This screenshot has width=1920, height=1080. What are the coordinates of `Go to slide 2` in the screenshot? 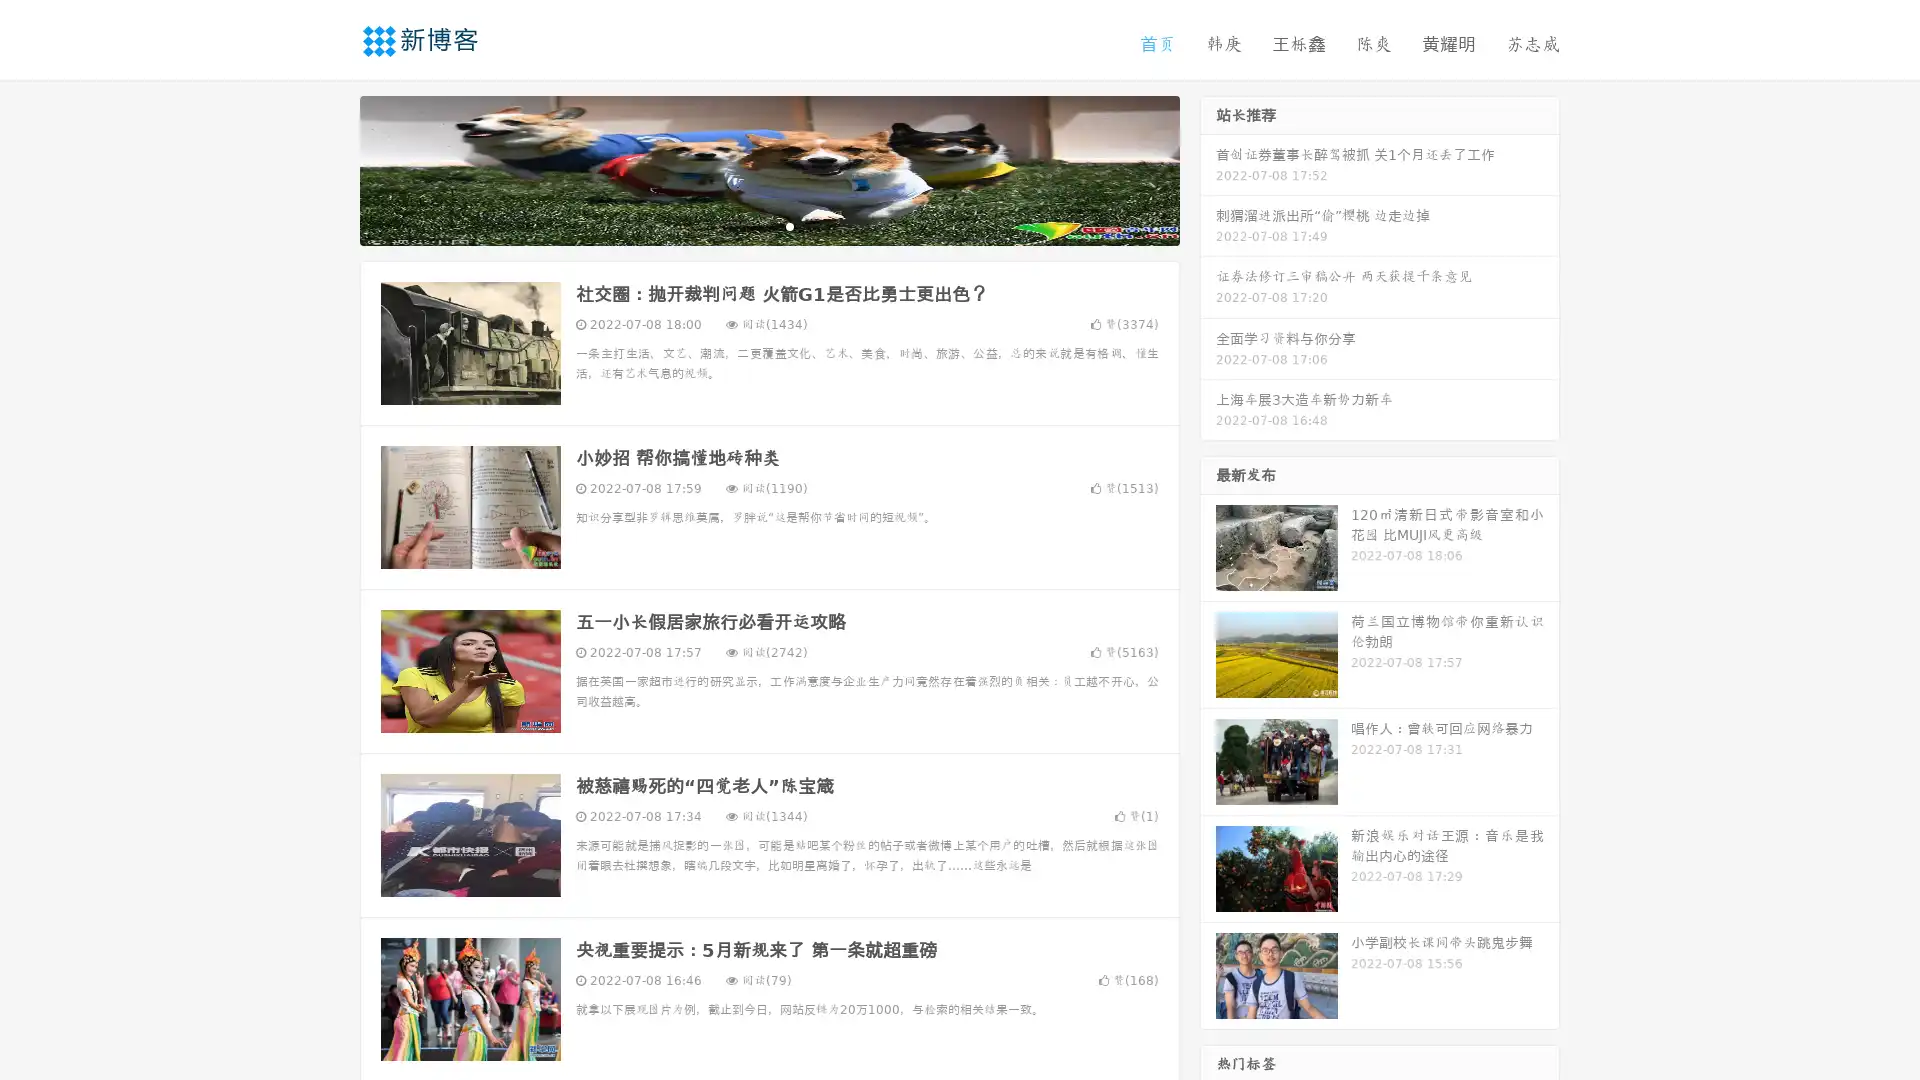 It's located at (768, 225).